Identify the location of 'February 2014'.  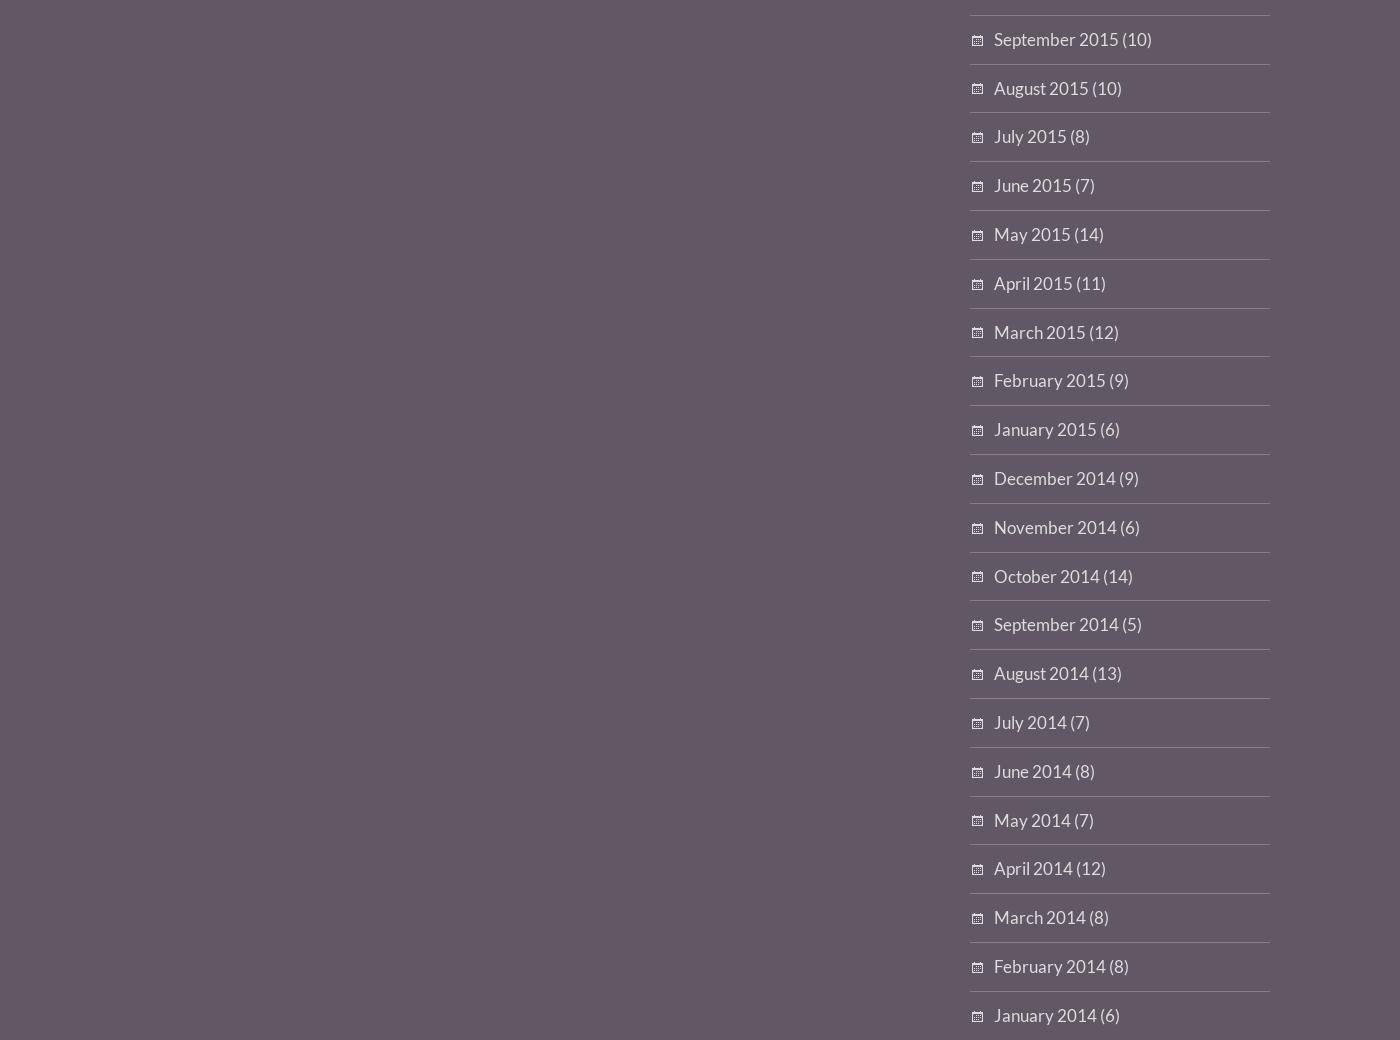
(1050, 966).